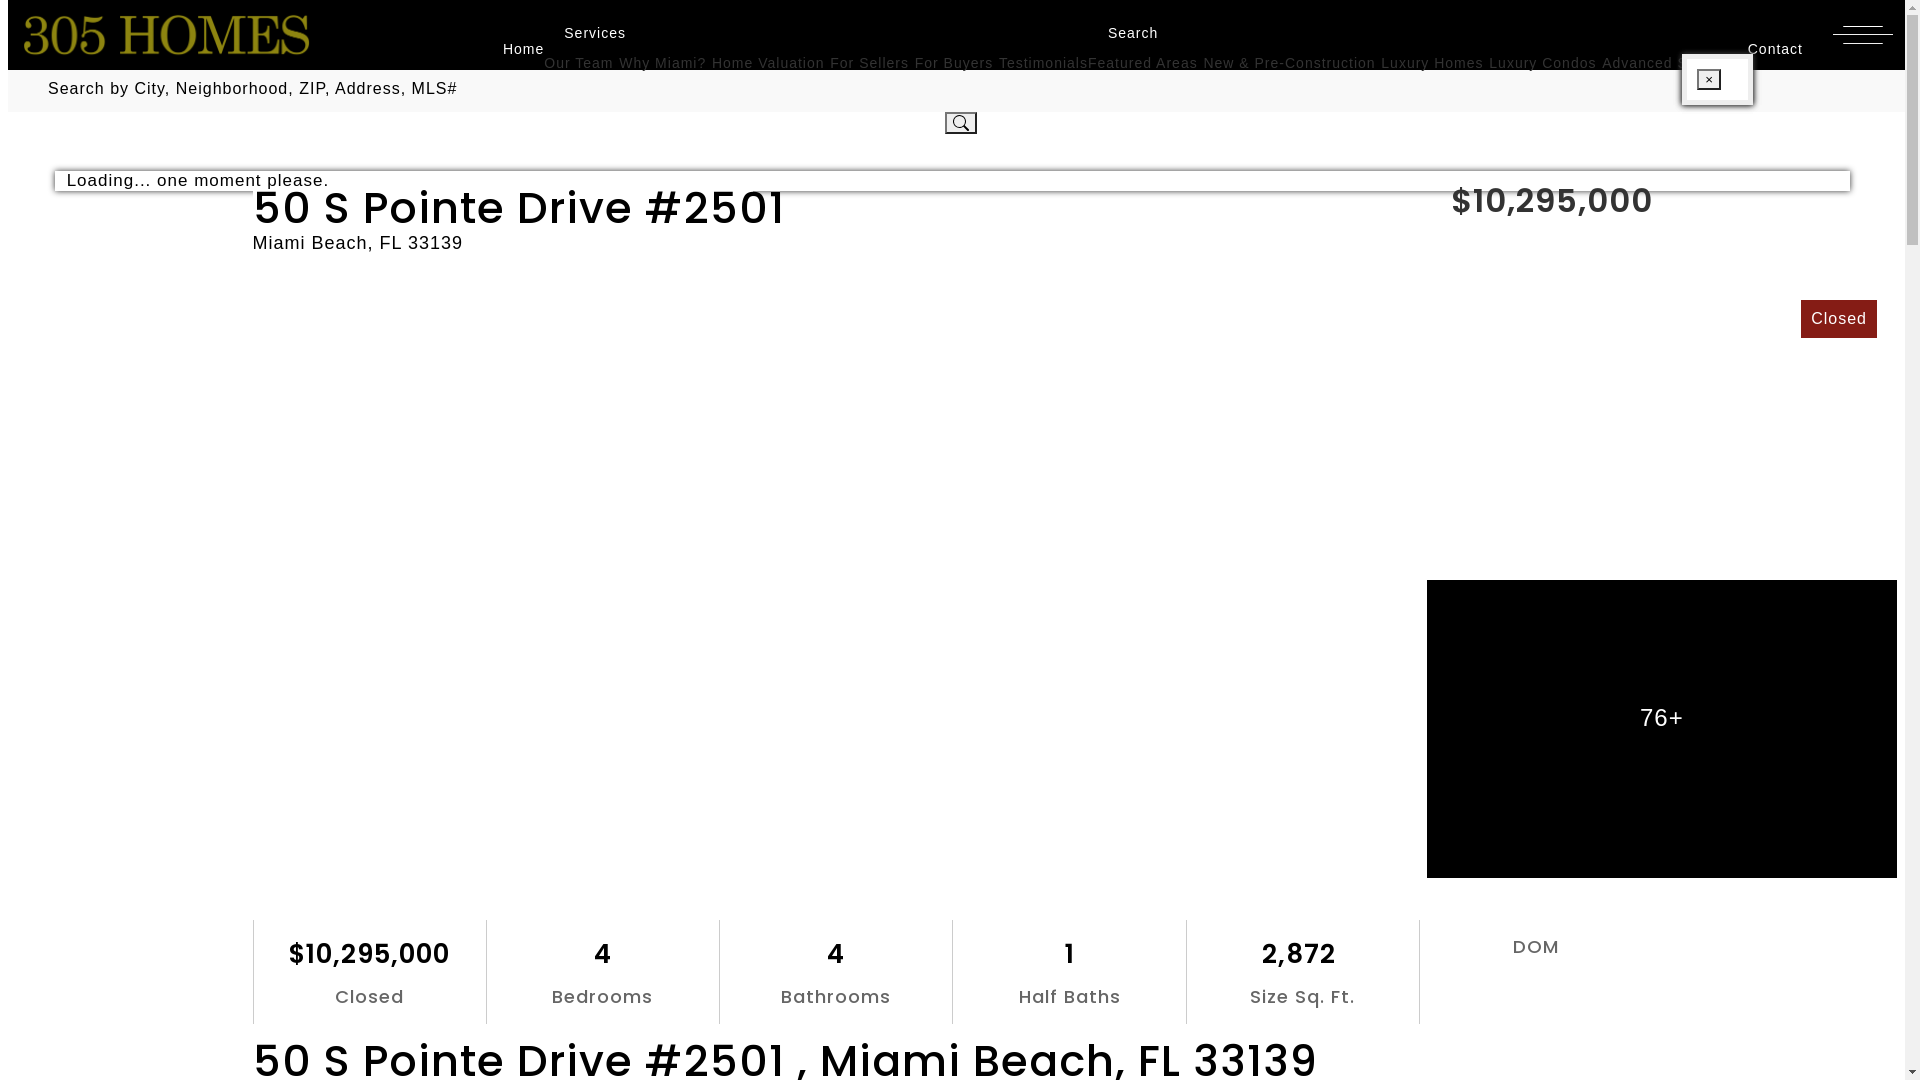 The width and height of the screenshot is (1920, 1080). What do you see at coordinates (1042, 61) in the screenshot?
I see `'Testimonials'` at bounding box center [1042, 61].